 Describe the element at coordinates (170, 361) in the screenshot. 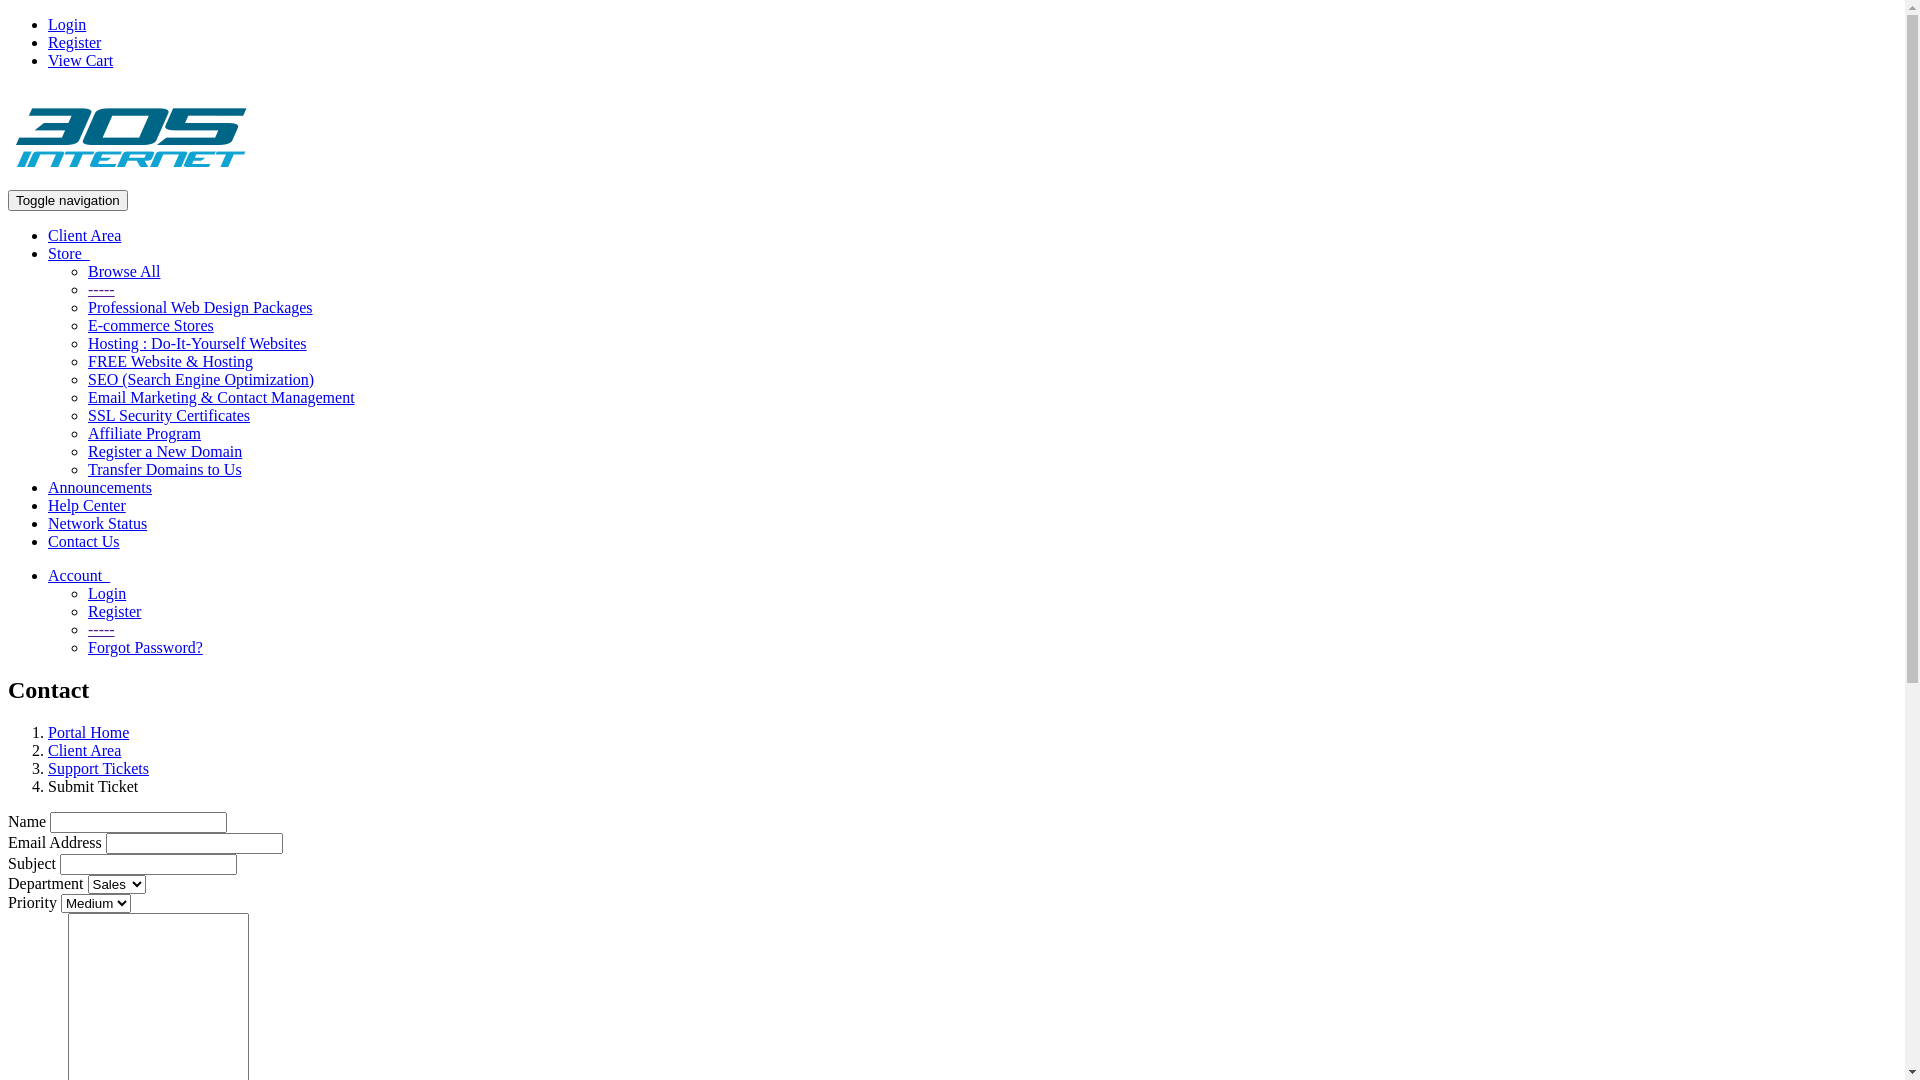

I see `'FREE Website & Hosting'` at that location.